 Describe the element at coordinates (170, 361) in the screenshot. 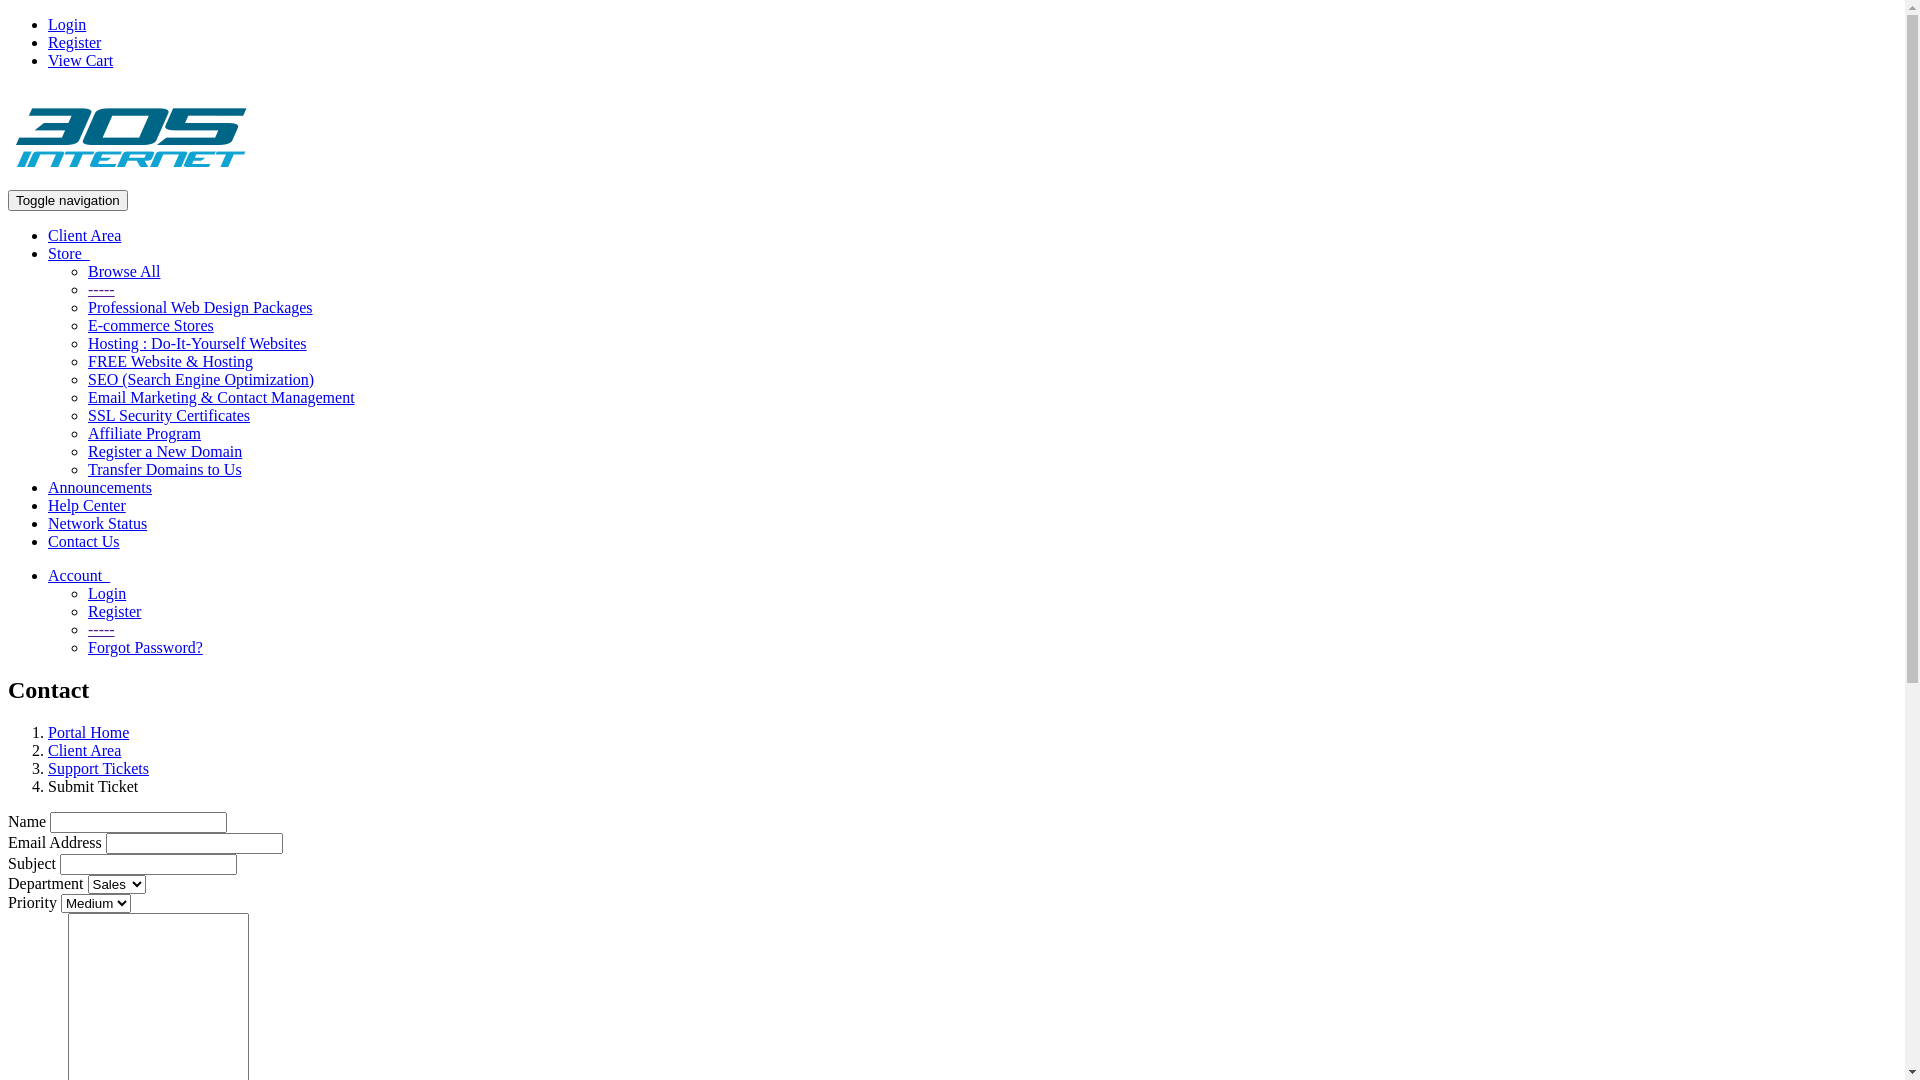

I see `'FREE Website & Hosting'` at that location.